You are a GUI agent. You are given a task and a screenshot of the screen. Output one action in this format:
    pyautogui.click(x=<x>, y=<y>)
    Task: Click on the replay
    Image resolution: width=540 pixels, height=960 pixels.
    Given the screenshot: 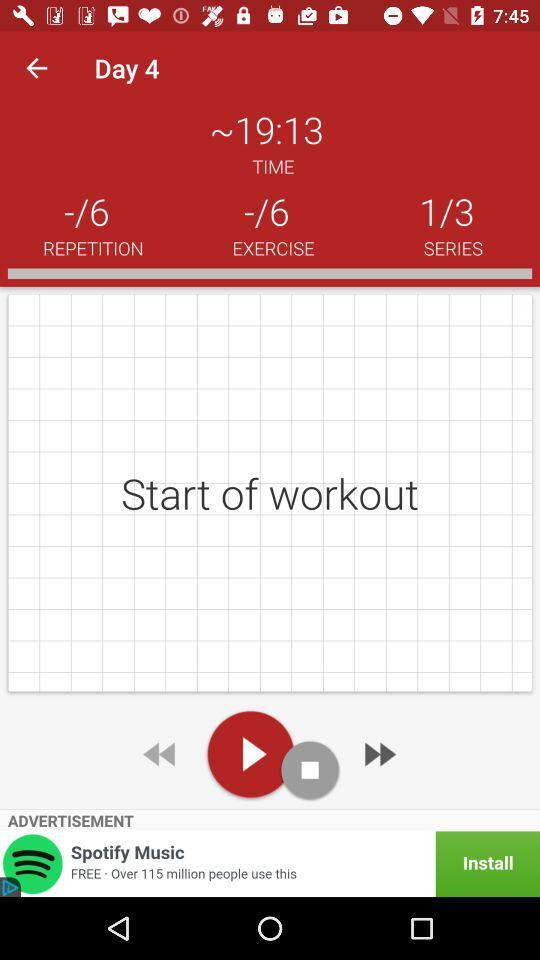 What is the action you would take?
    pyautogui.click(x=160, y=753)
    